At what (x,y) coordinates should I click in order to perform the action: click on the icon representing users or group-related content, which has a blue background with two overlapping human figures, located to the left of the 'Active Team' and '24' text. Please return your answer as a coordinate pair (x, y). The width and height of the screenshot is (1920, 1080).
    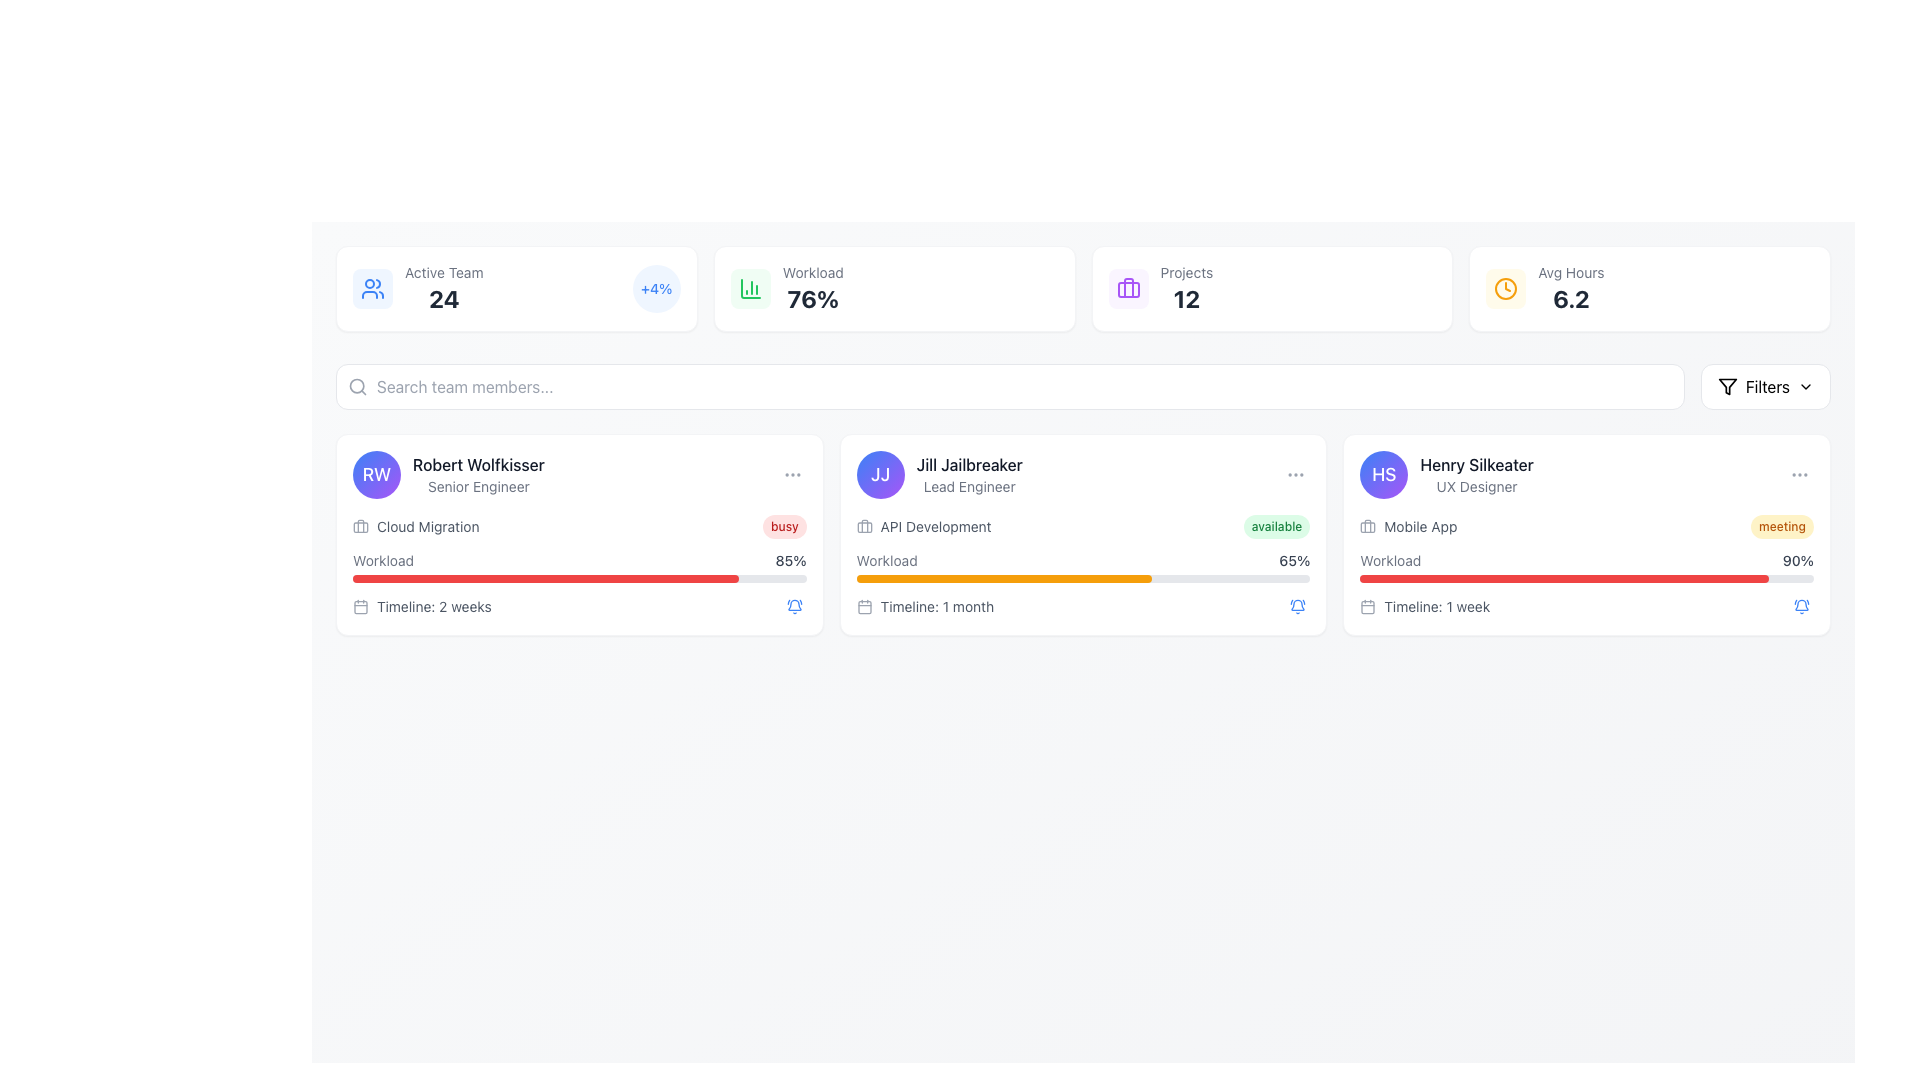
    Looking at the image, I should click on (373, 289).